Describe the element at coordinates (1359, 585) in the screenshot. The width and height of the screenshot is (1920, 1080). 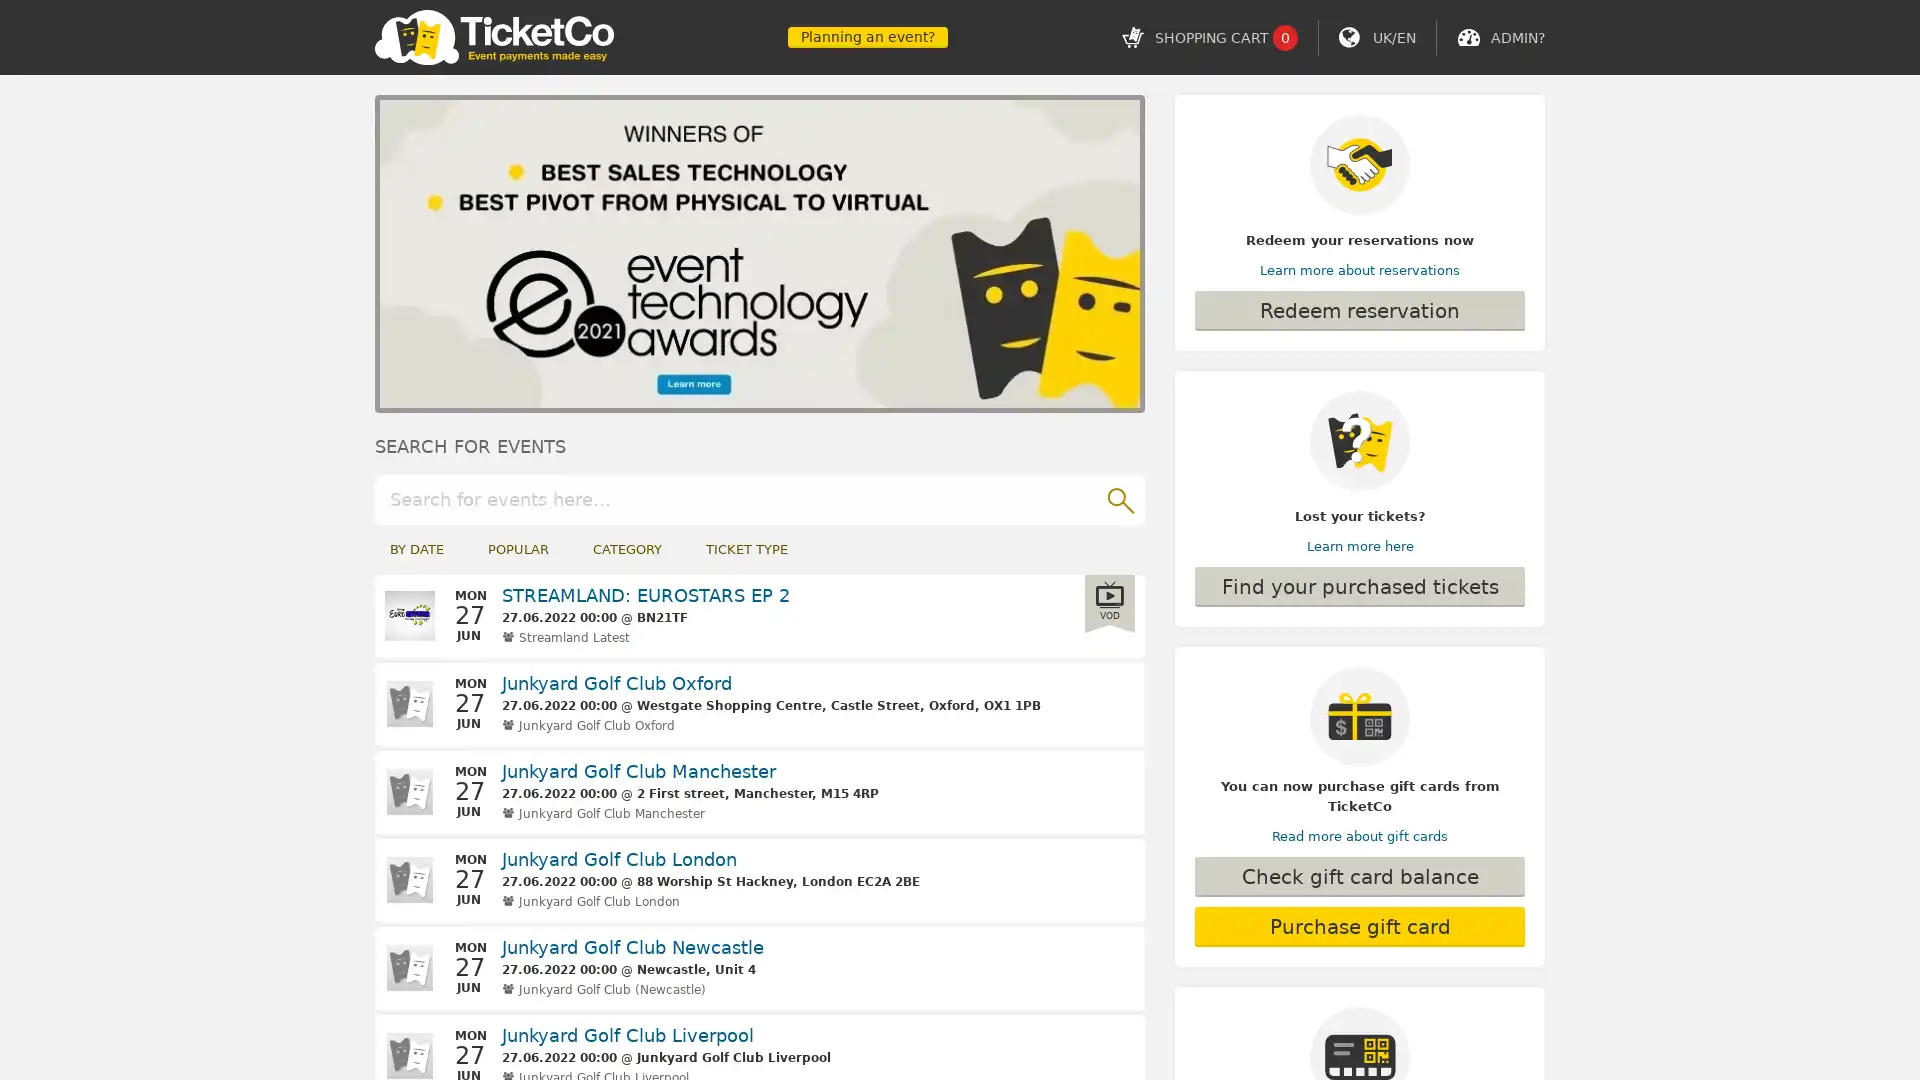
I see `Find your purchased tickets` at that location.